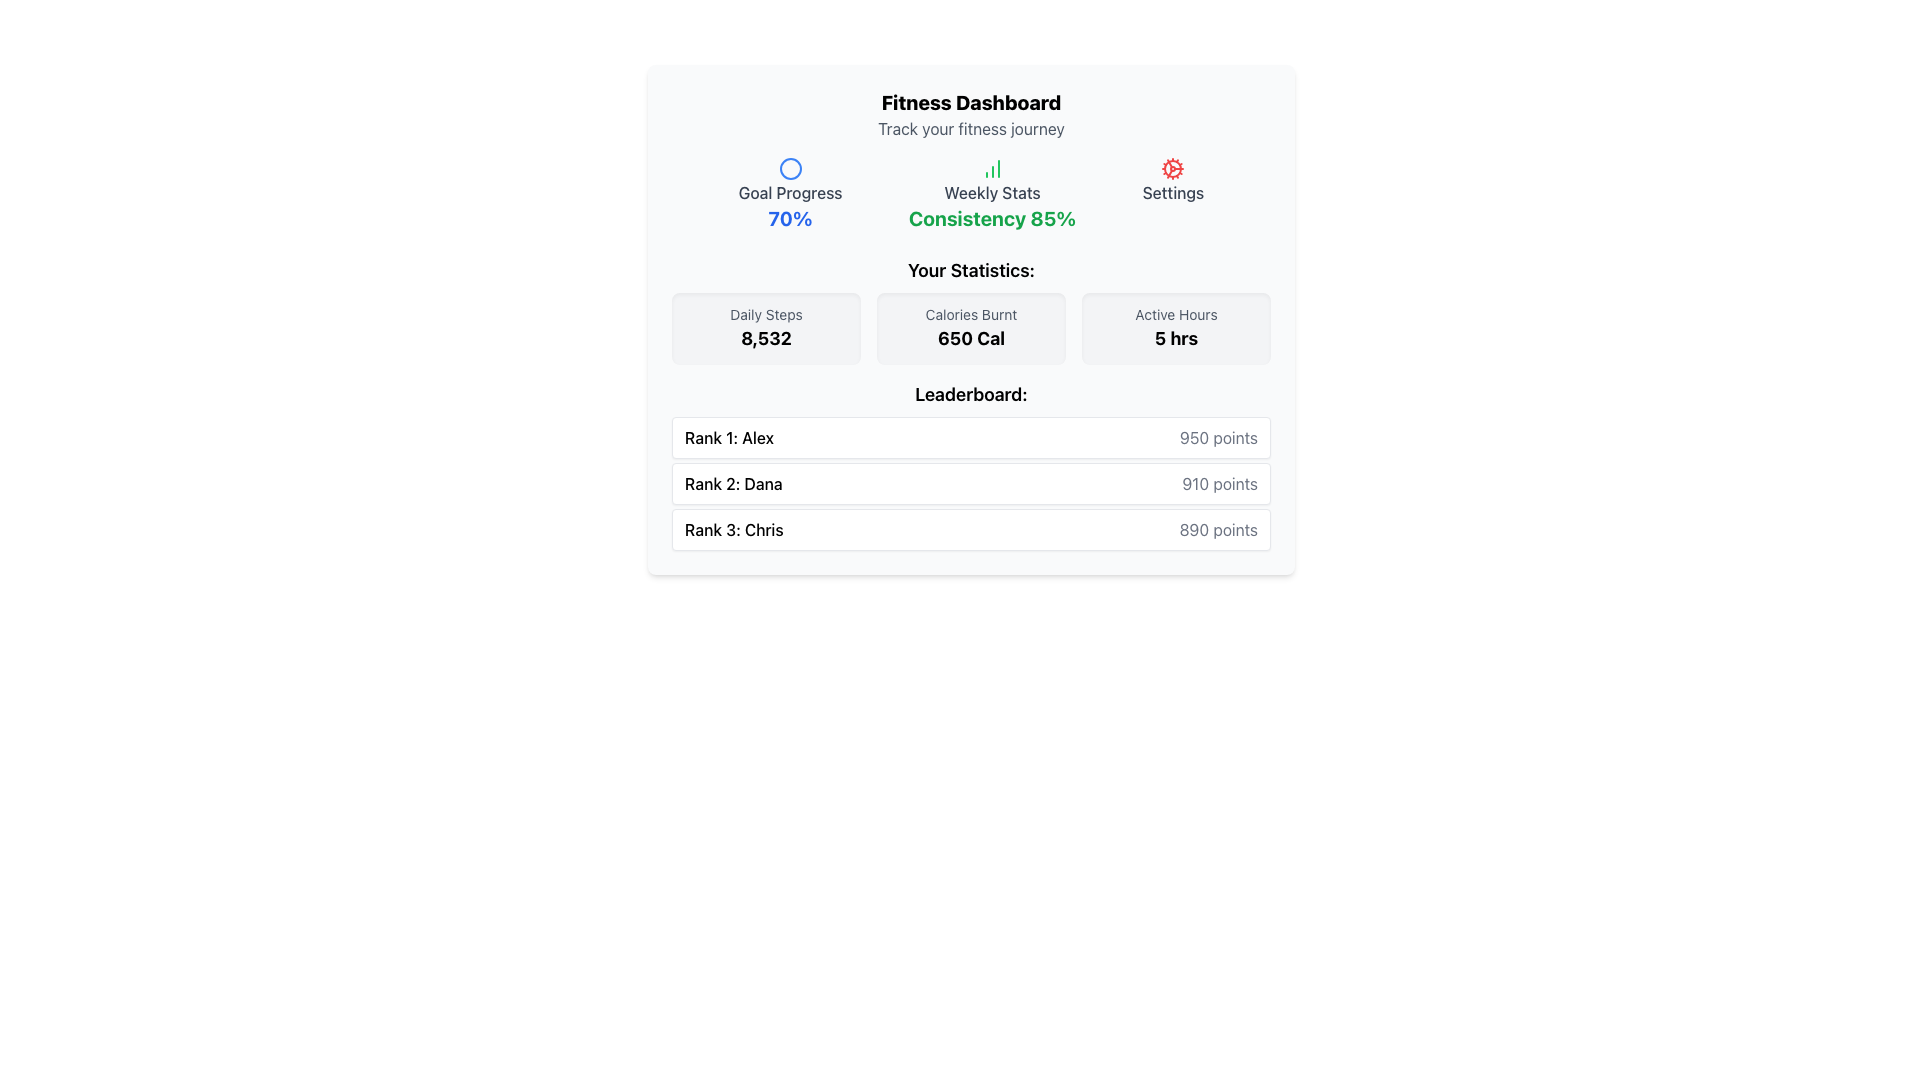 The image size is (1920, 1080). Describe the element at coordinates (971, 528) in the screenshot. I see `the Textblock displaying the third rank with the name 'Chris' and their score of '890 points' in the leaderboard section` at that location.